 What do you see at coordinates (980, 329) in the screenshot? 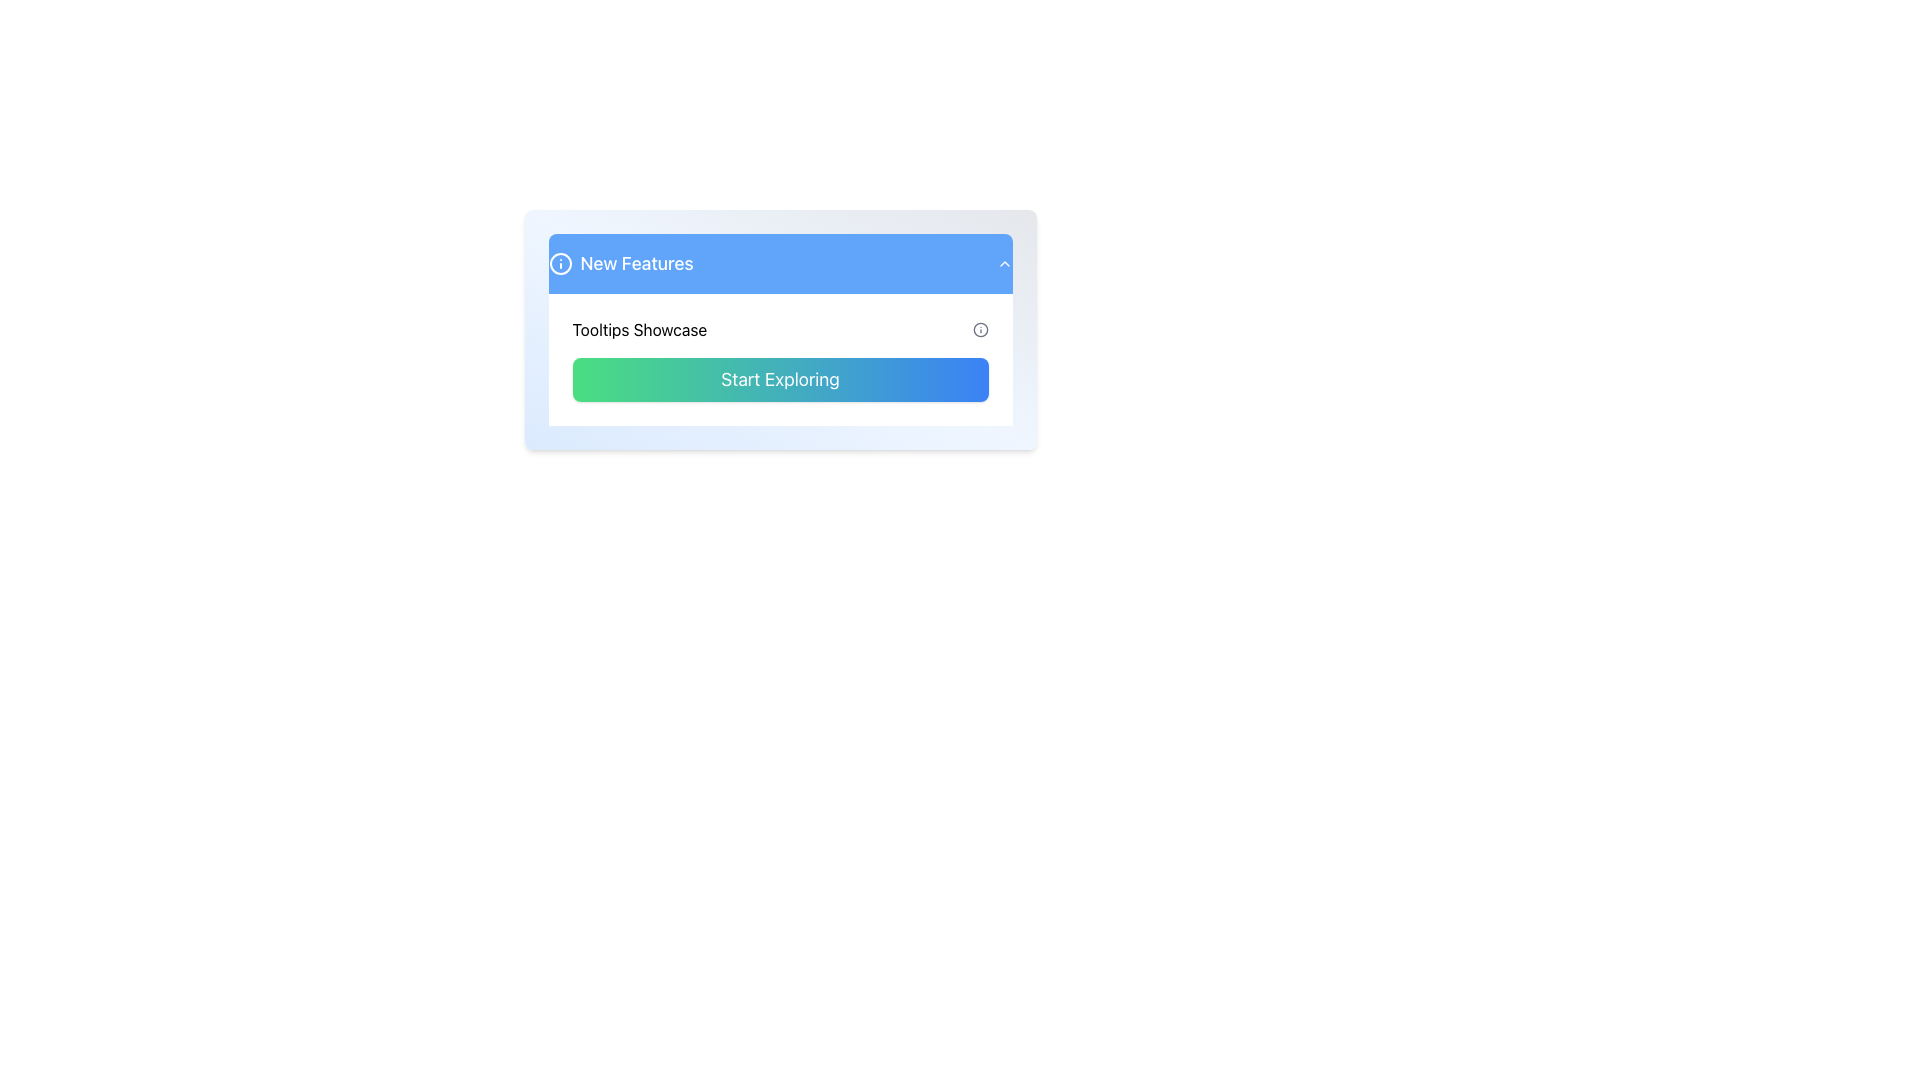
I see `the small circular Information Icon with an 'i' symbol, located in the upper right corner of the 'Tooltips Showcase' section` at bounding box center [980, 329].